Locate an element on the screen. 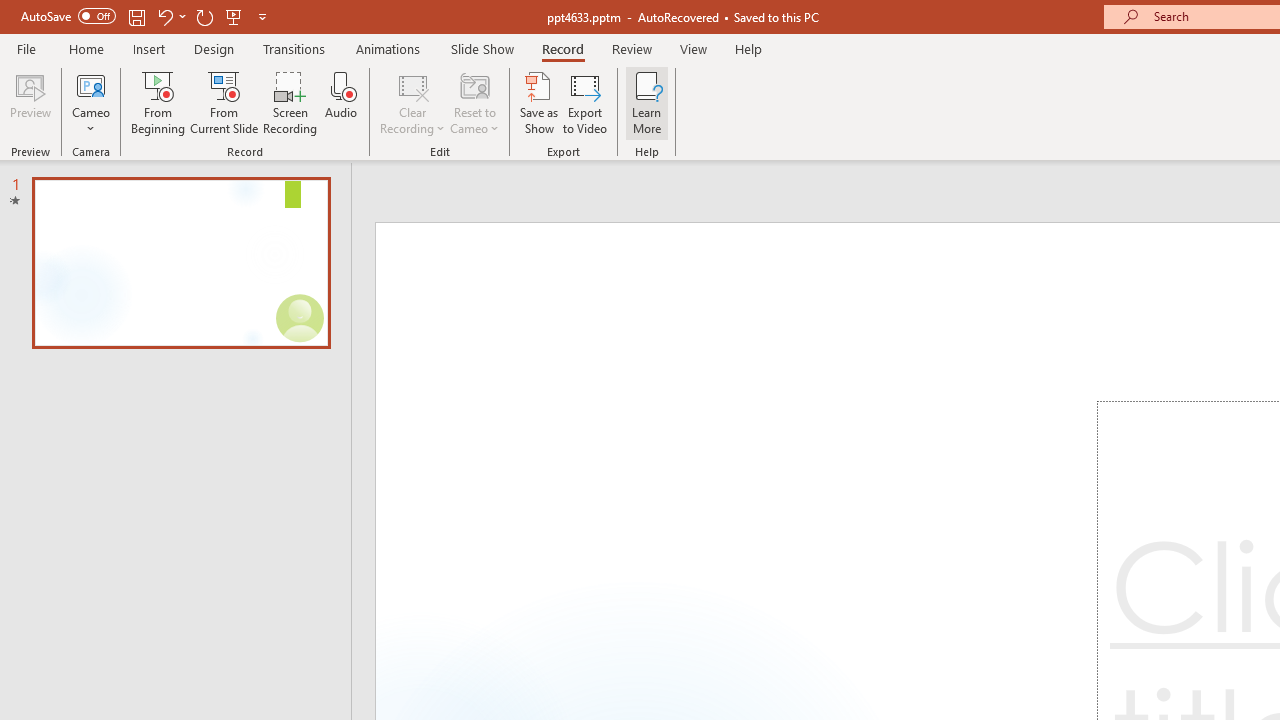  'Quick Access Toolbar' is located at coordinates (144, 16).